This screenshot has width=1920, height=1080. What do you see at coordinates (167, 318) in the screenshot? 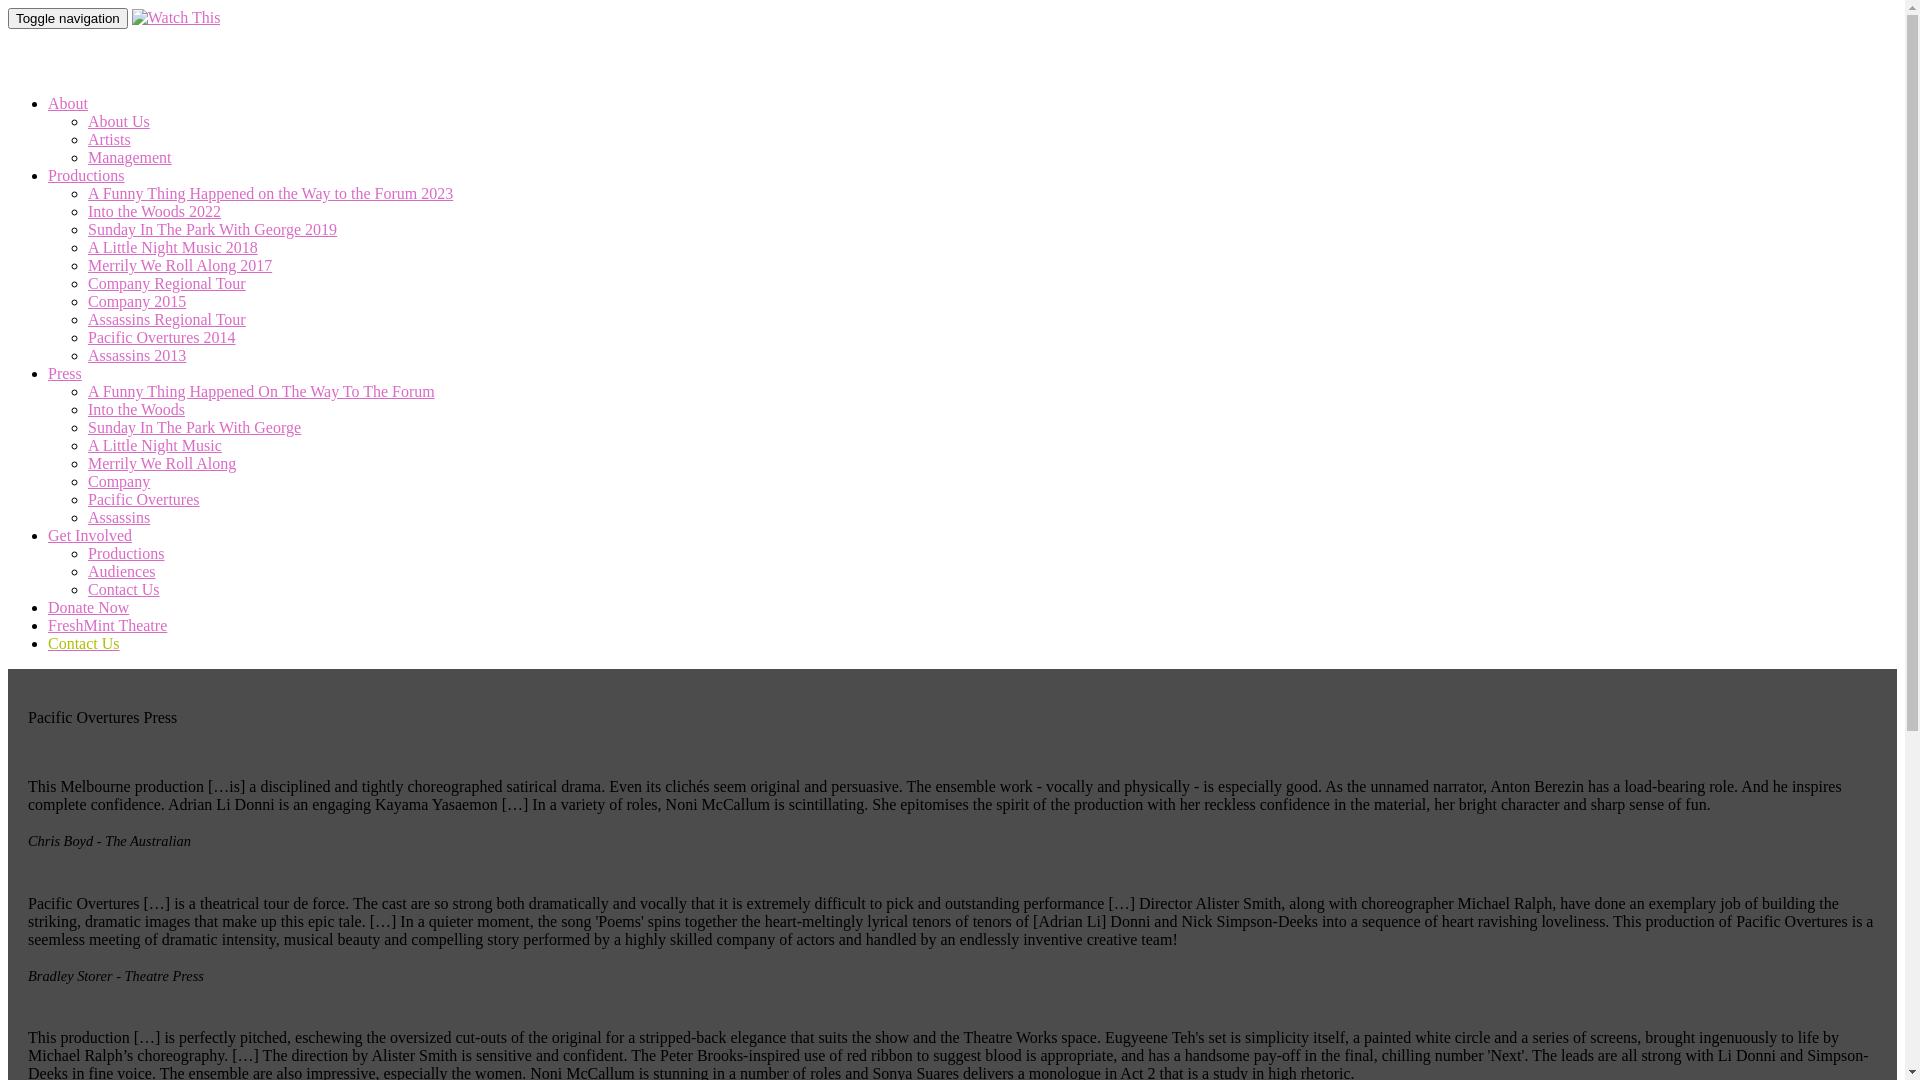
I see `'Assassins Regional Tour'` at bounding box center [167, 318].